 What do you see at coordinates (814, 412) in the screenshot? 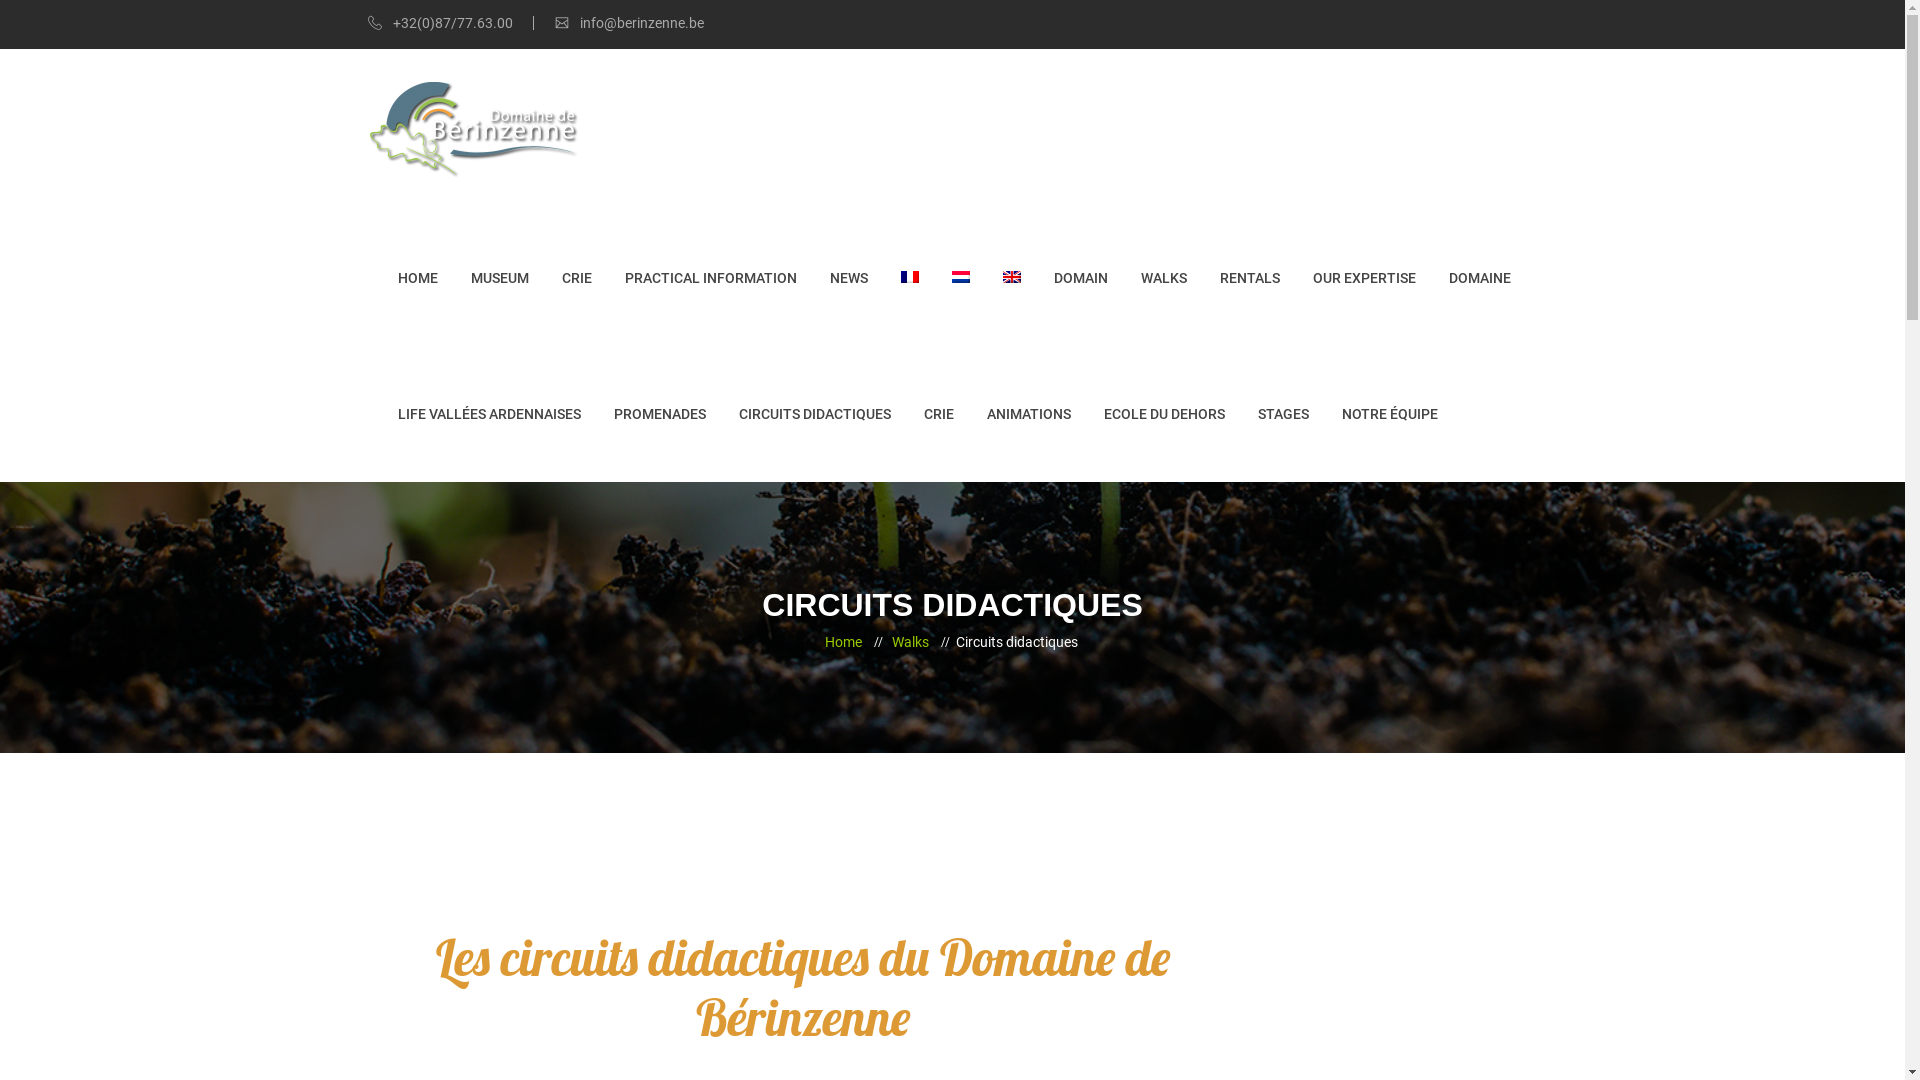
I see `'CIRCUITS DIDACTIQUES'` at bounding box center [814, 412].